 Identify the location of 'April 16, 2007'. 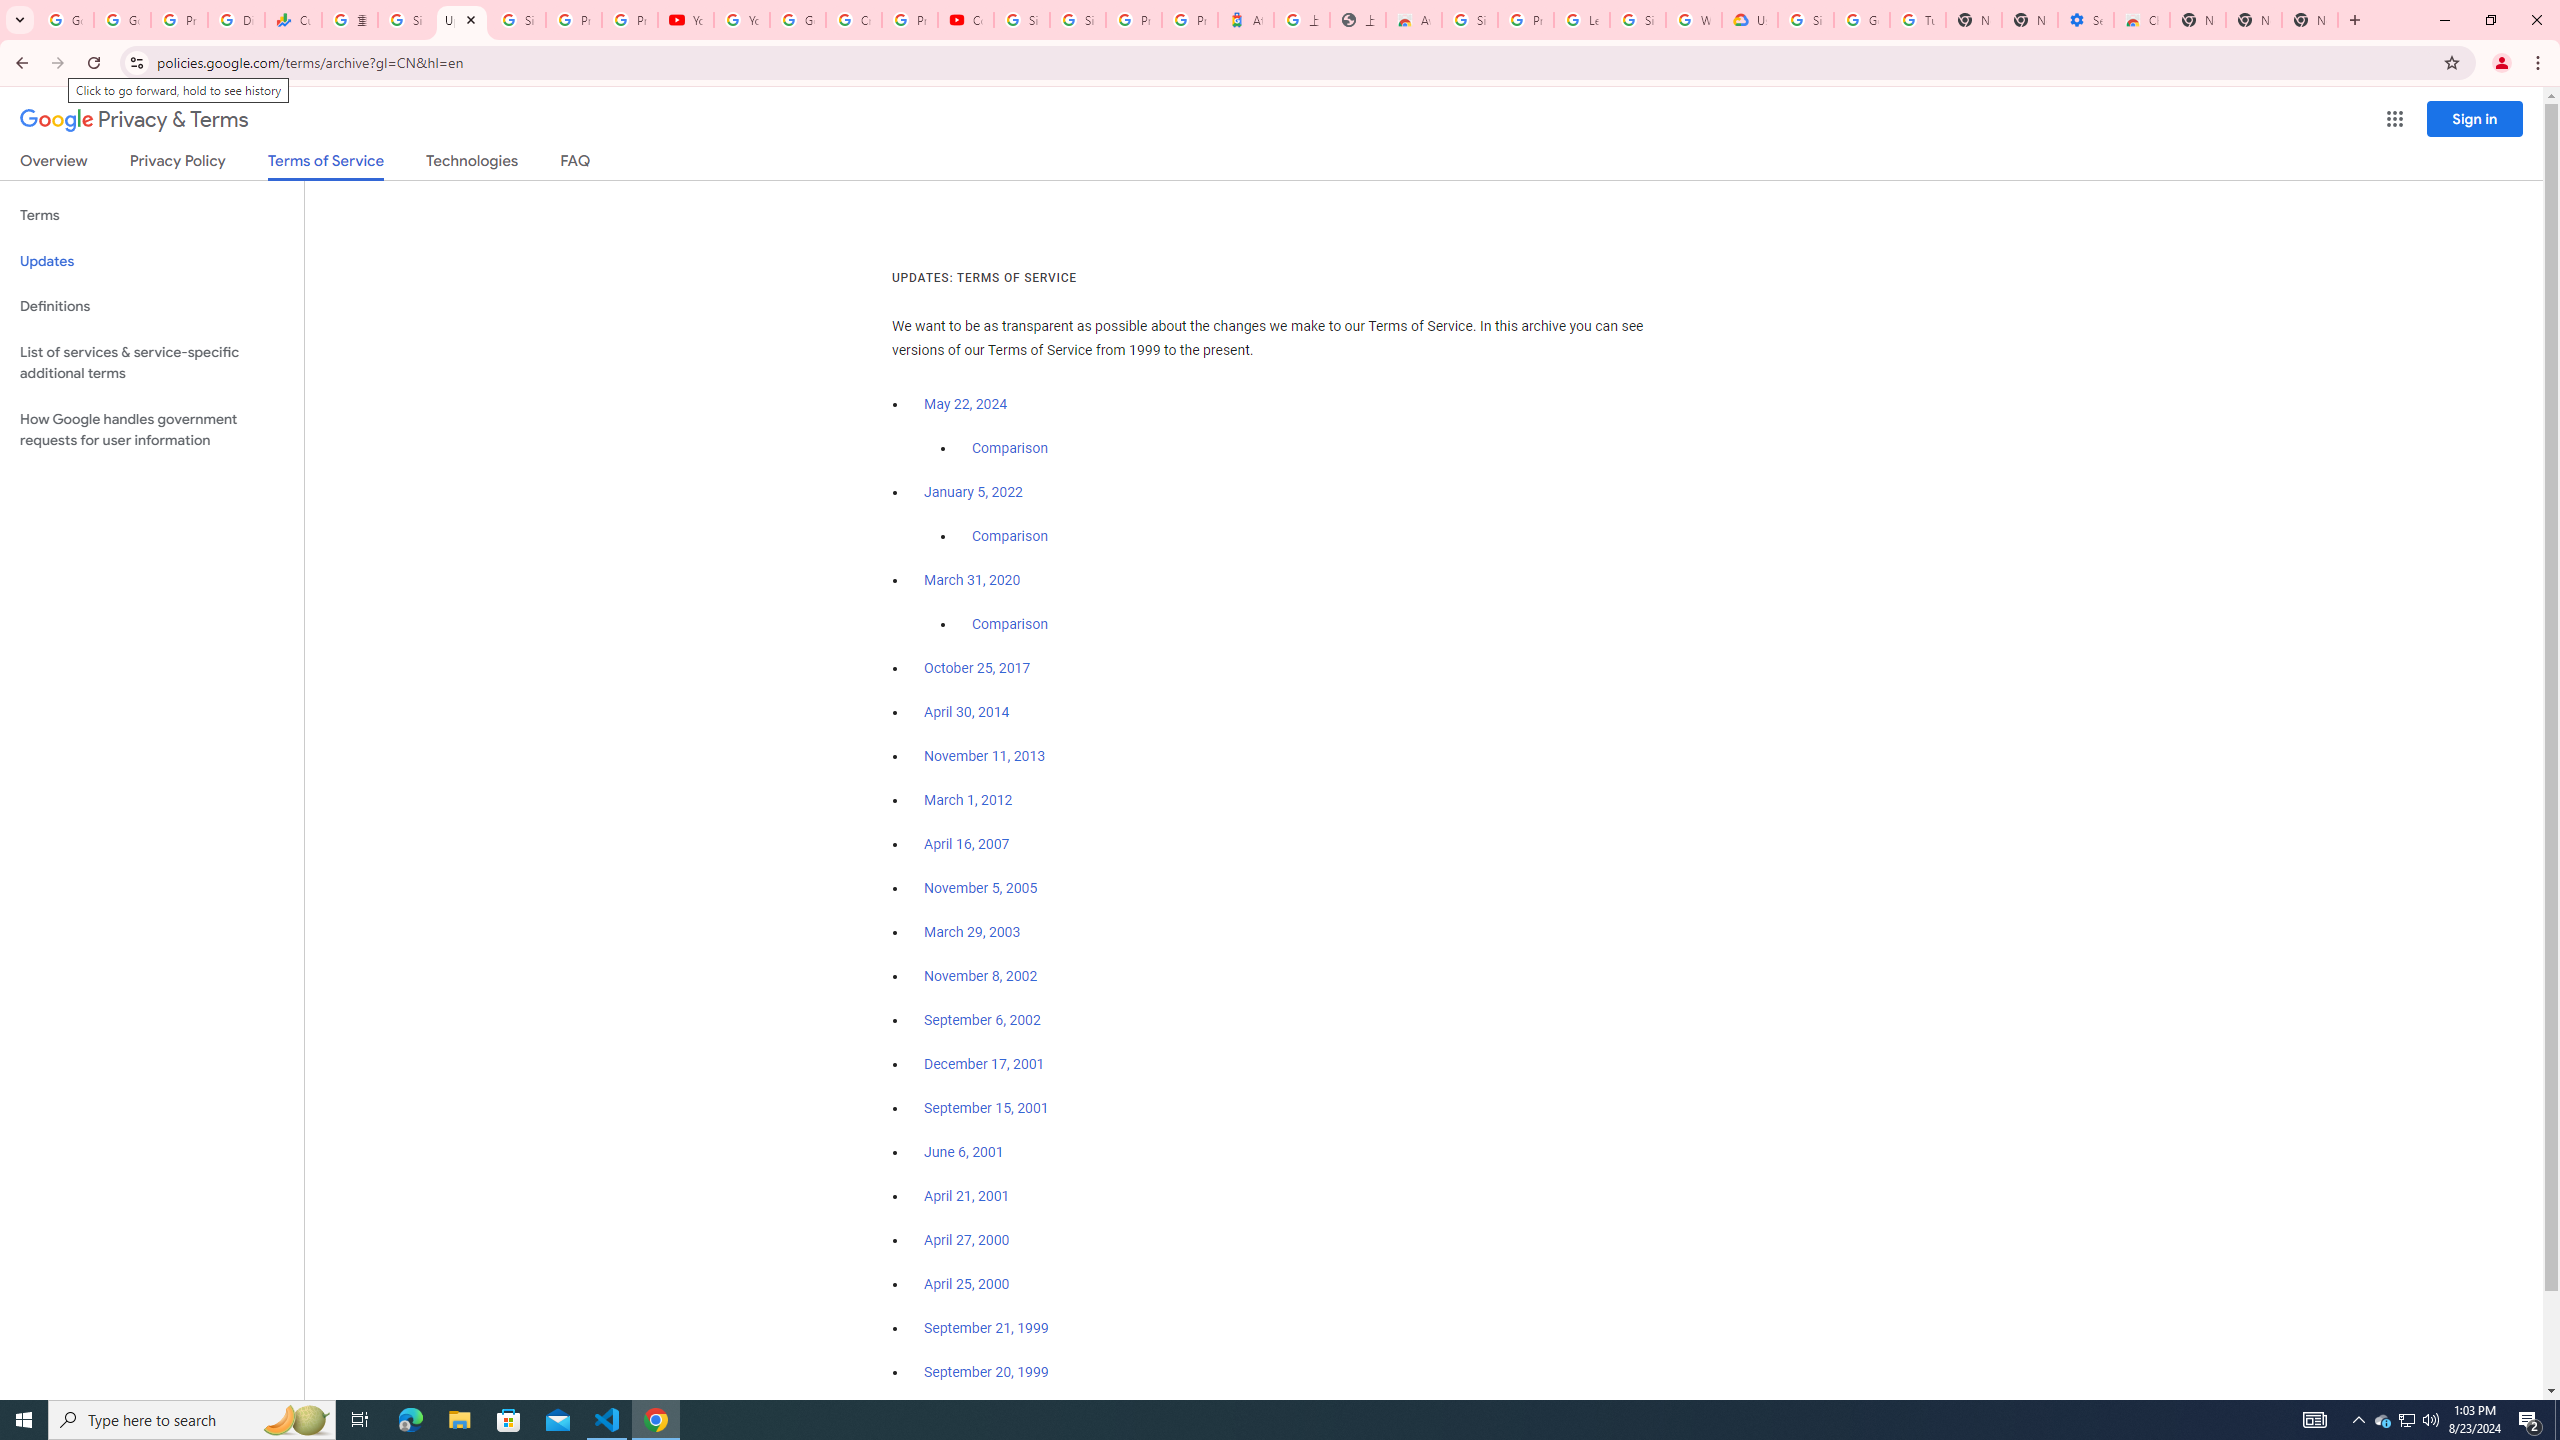
(966, 845).